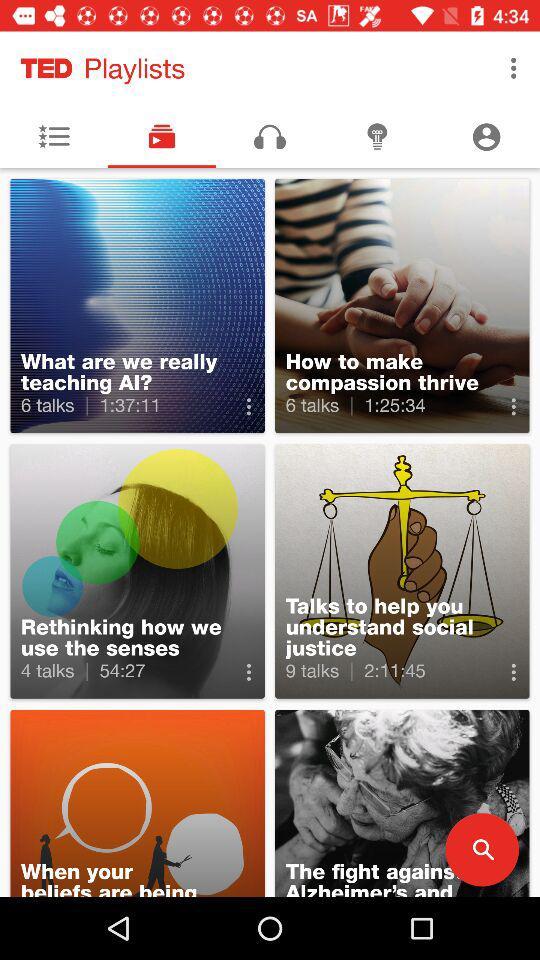 The height and width of the screenshot is (960, 540). Describe the element at coordinates (270, 135) in the screenshot. I see `the music icon on the top of the page` at that location.